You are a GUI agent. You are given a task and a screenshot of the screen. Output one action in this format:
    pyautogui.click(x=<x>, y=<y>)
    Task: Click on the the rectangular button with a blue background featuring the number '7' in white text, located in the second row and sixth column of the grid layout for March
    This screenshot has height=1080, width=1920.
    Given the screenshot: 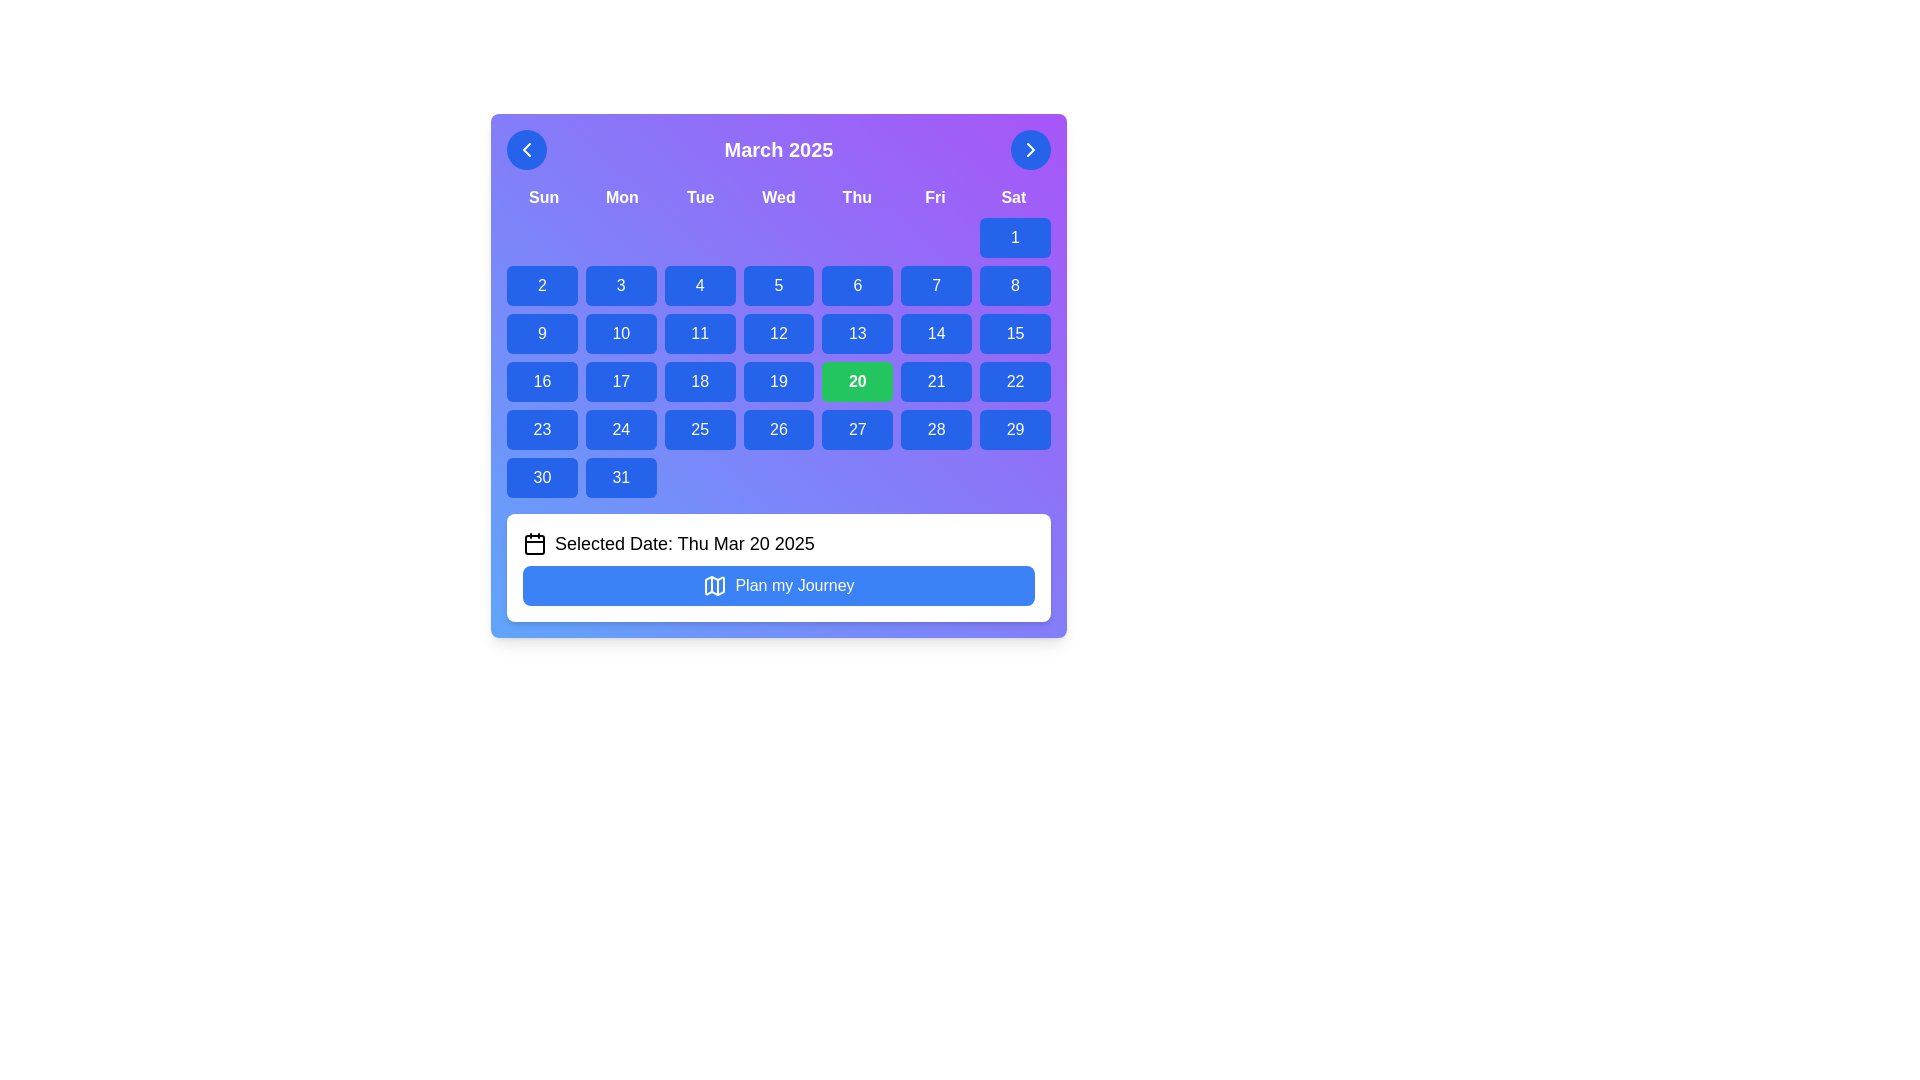 What is the action you would take?
    pyautogui.click(x=935, y=285)
    